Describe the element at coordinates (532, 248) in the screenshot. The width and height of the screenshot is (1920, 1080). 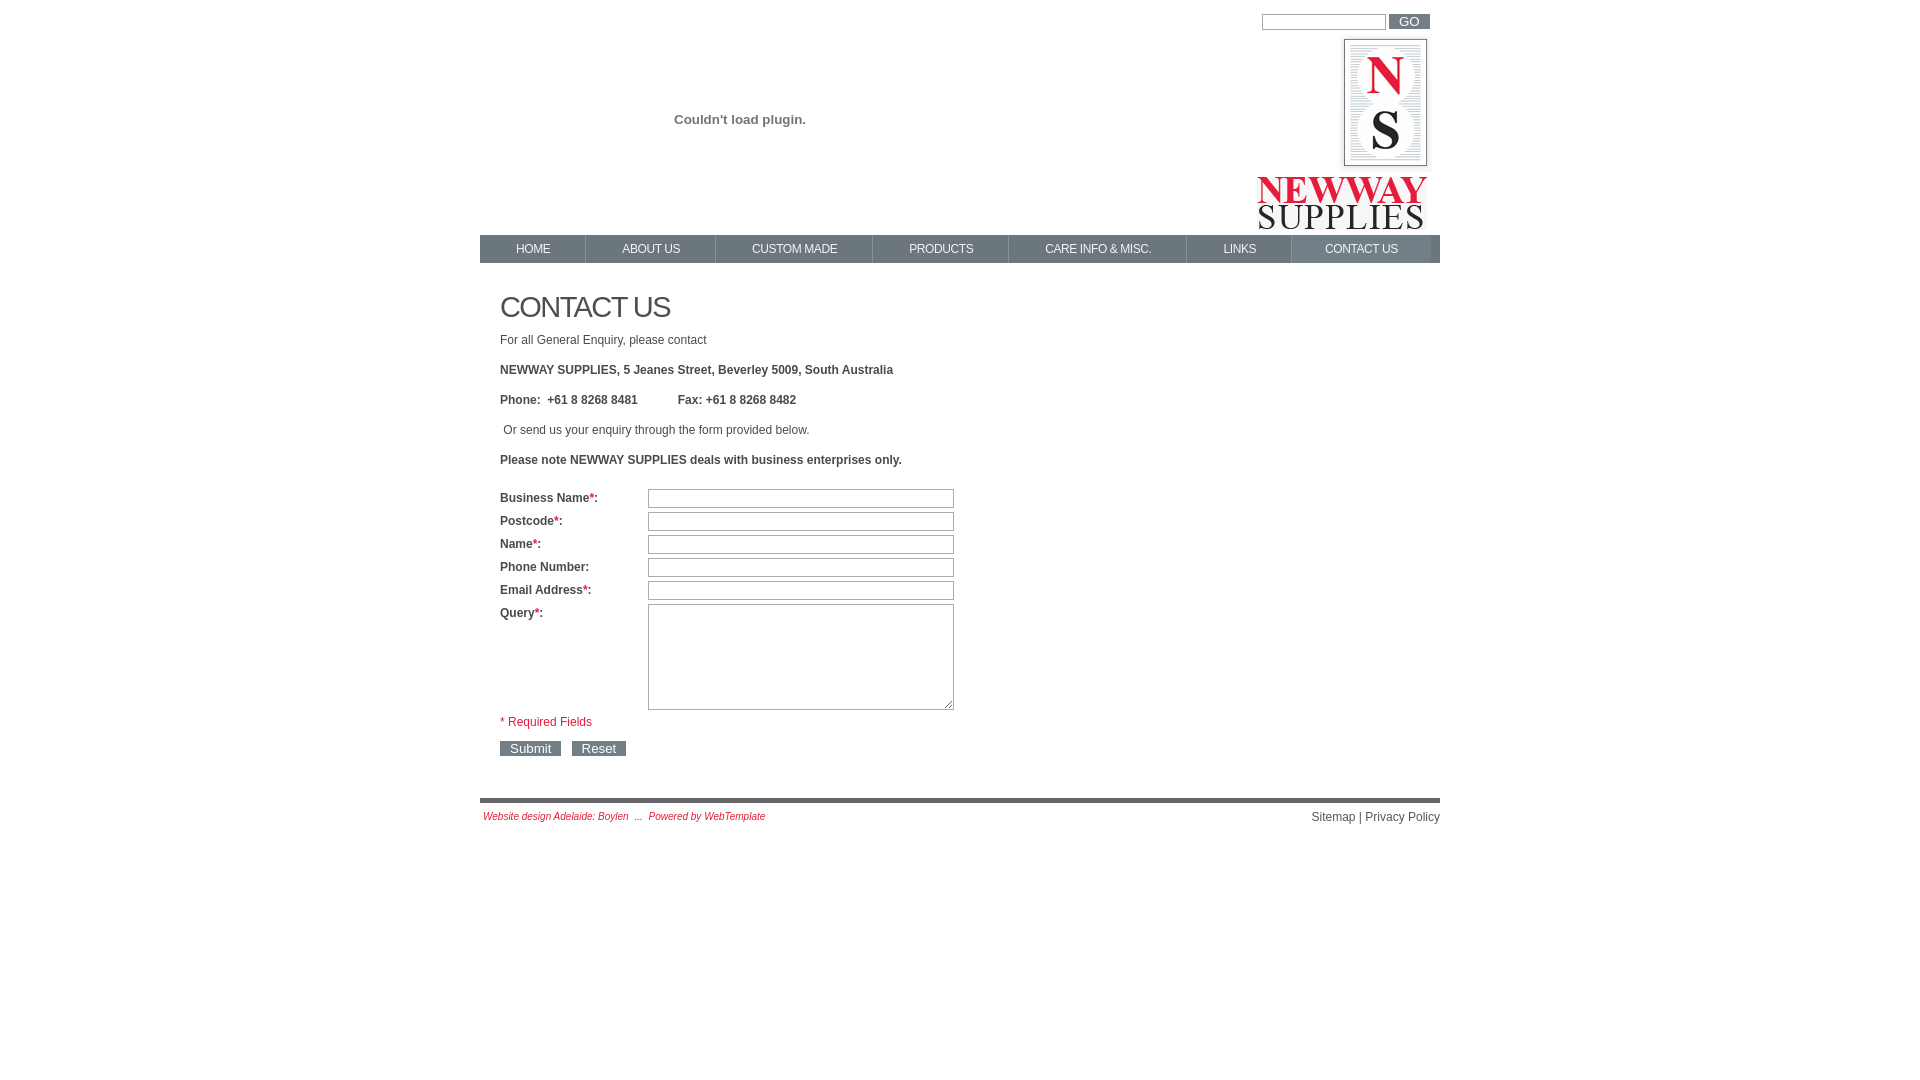
I see `'HOME'` at that location.